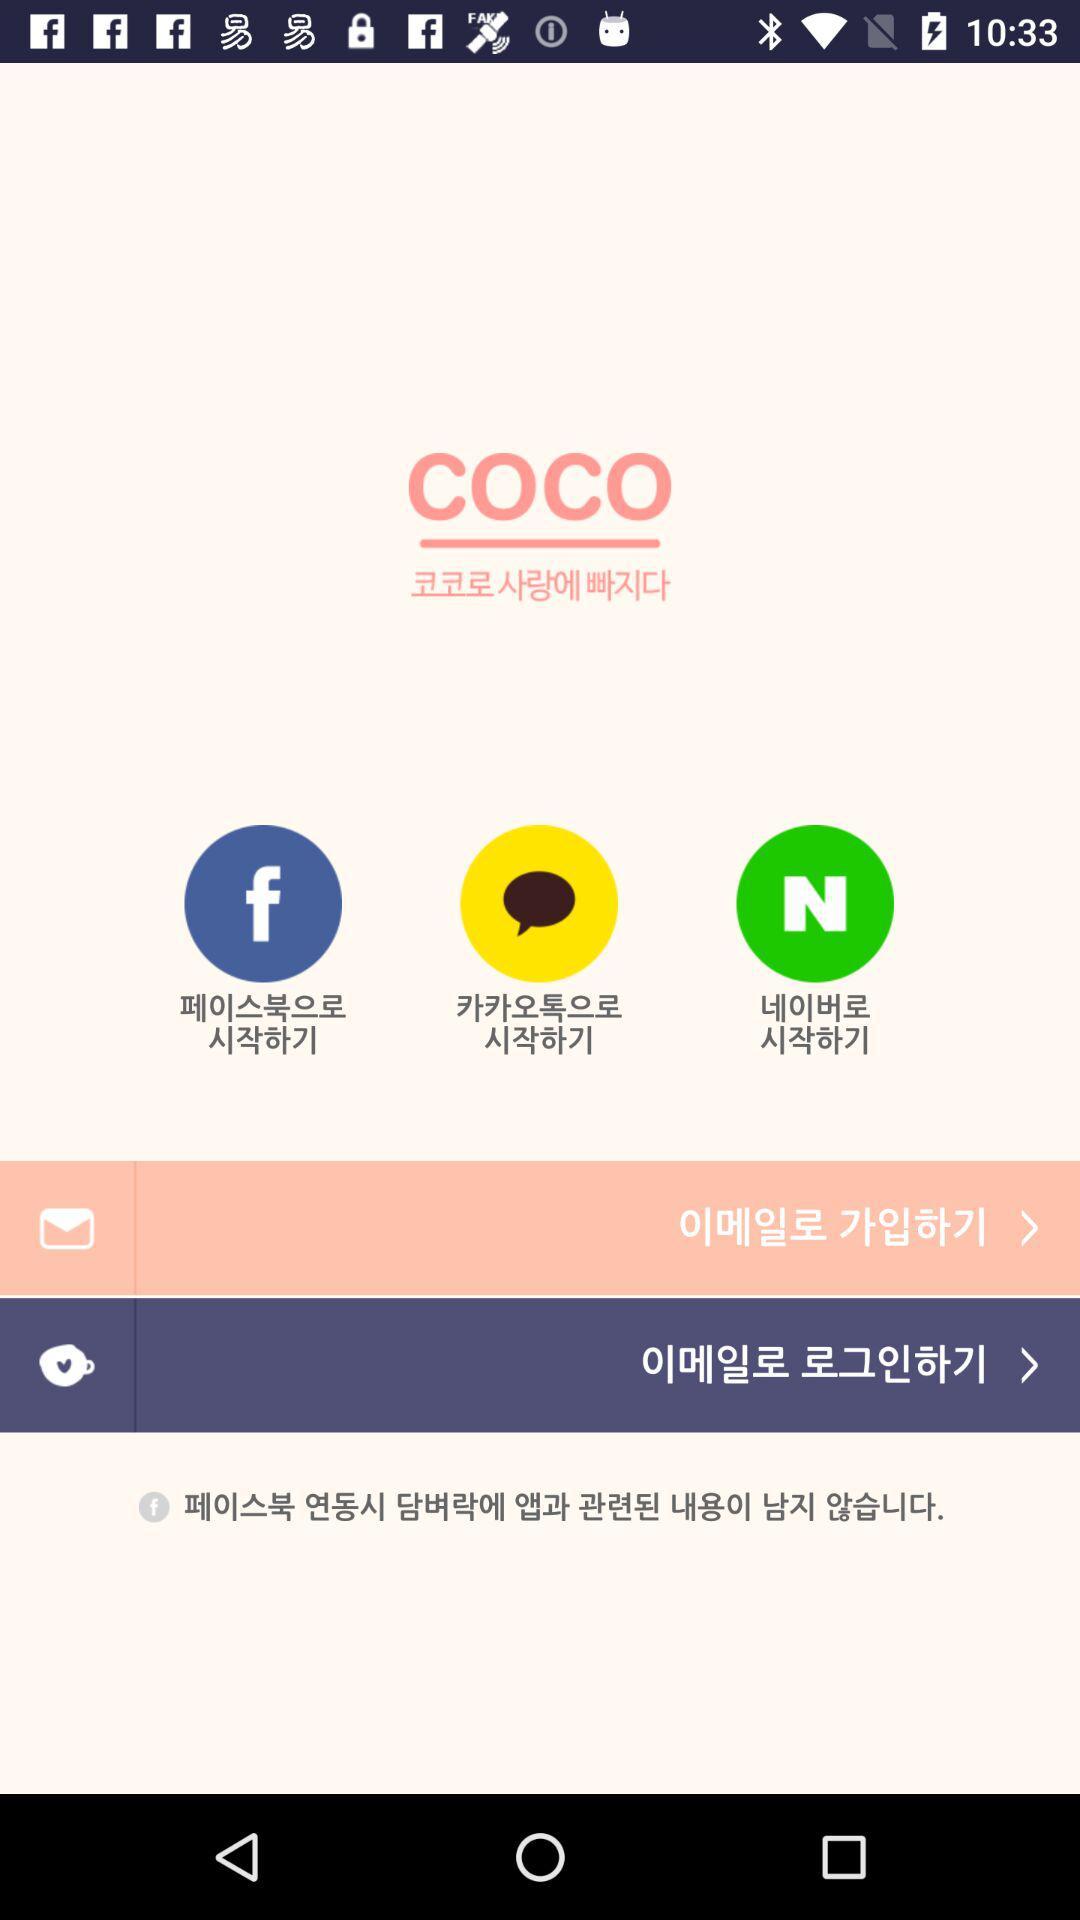 This screenshot has height=1920, width=1080. What do you see at coordinates (538, 902) in the screenshot?
I see `the bottom middle logo` at bounding box center [538, 902].